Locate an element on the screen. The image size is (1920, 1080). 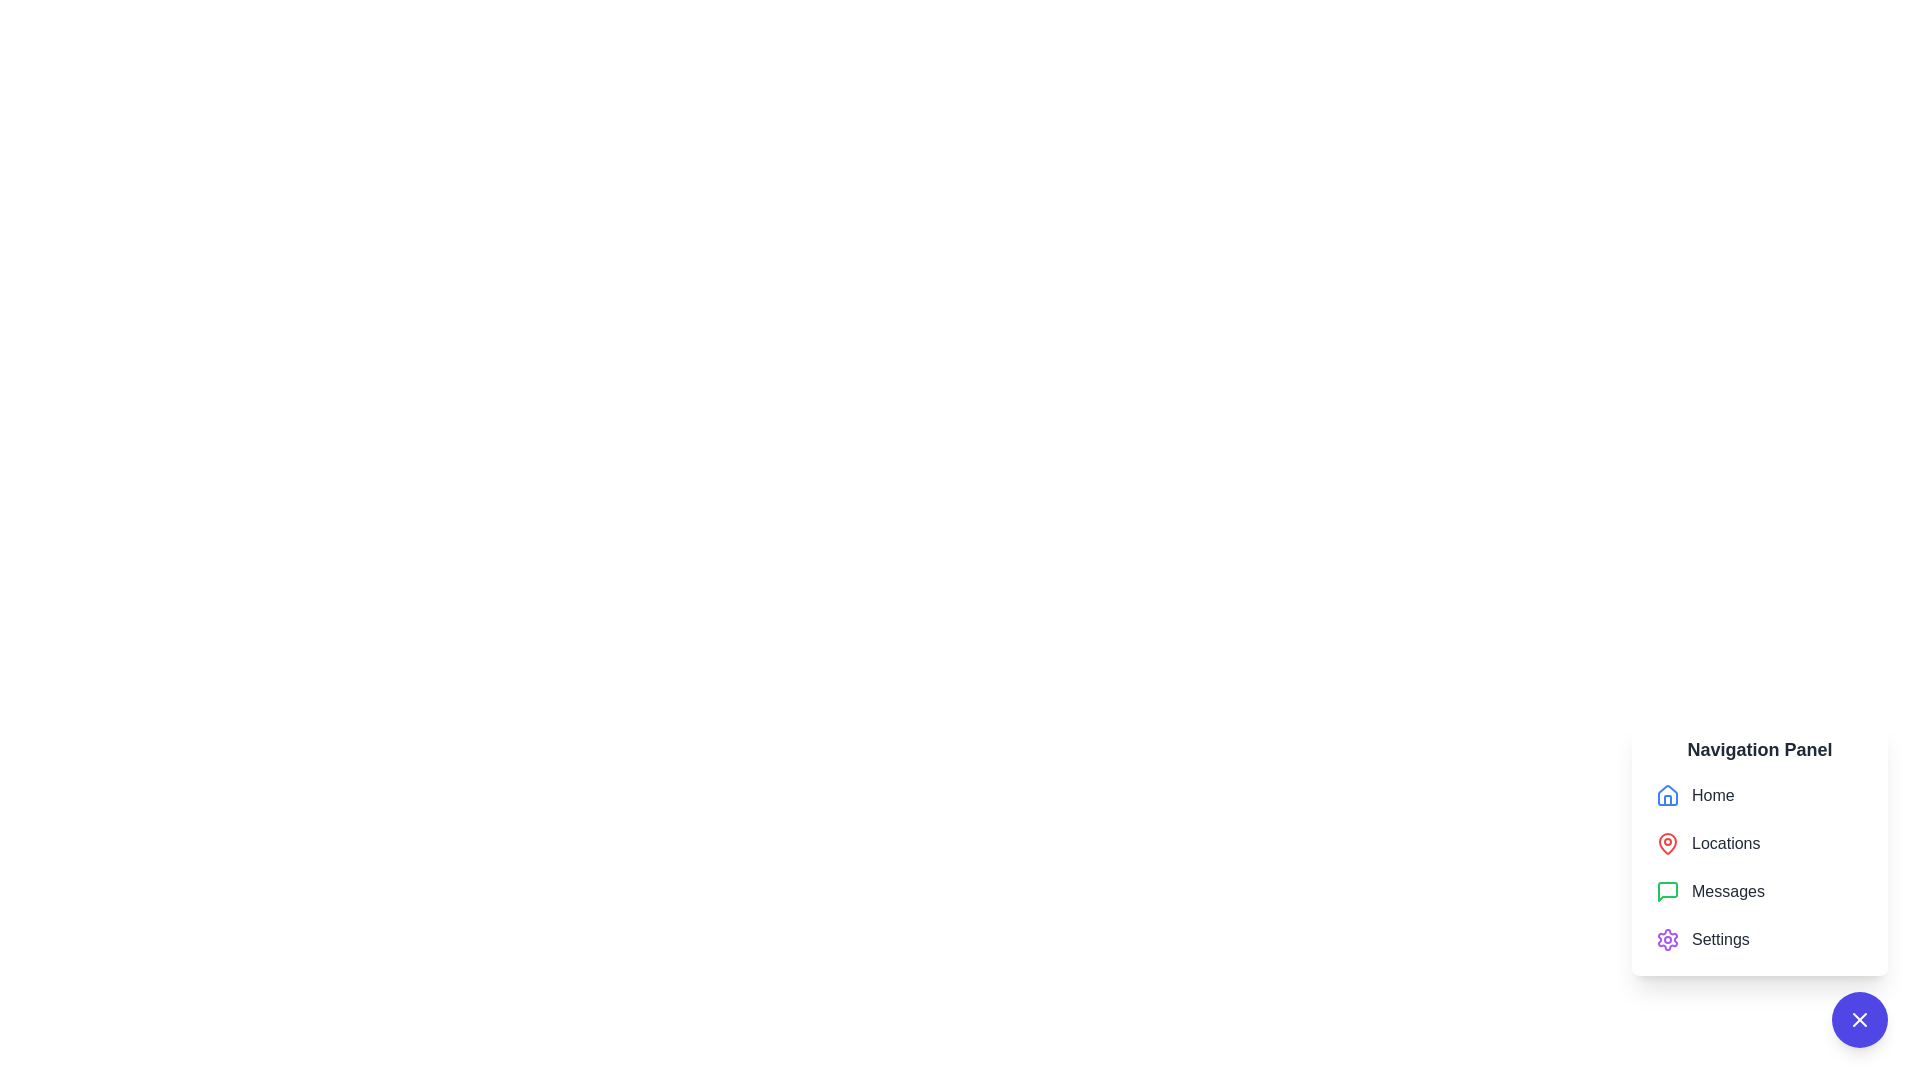
the blue house-shaped icon in the navigation panel is located at coordinates (1668, 793).